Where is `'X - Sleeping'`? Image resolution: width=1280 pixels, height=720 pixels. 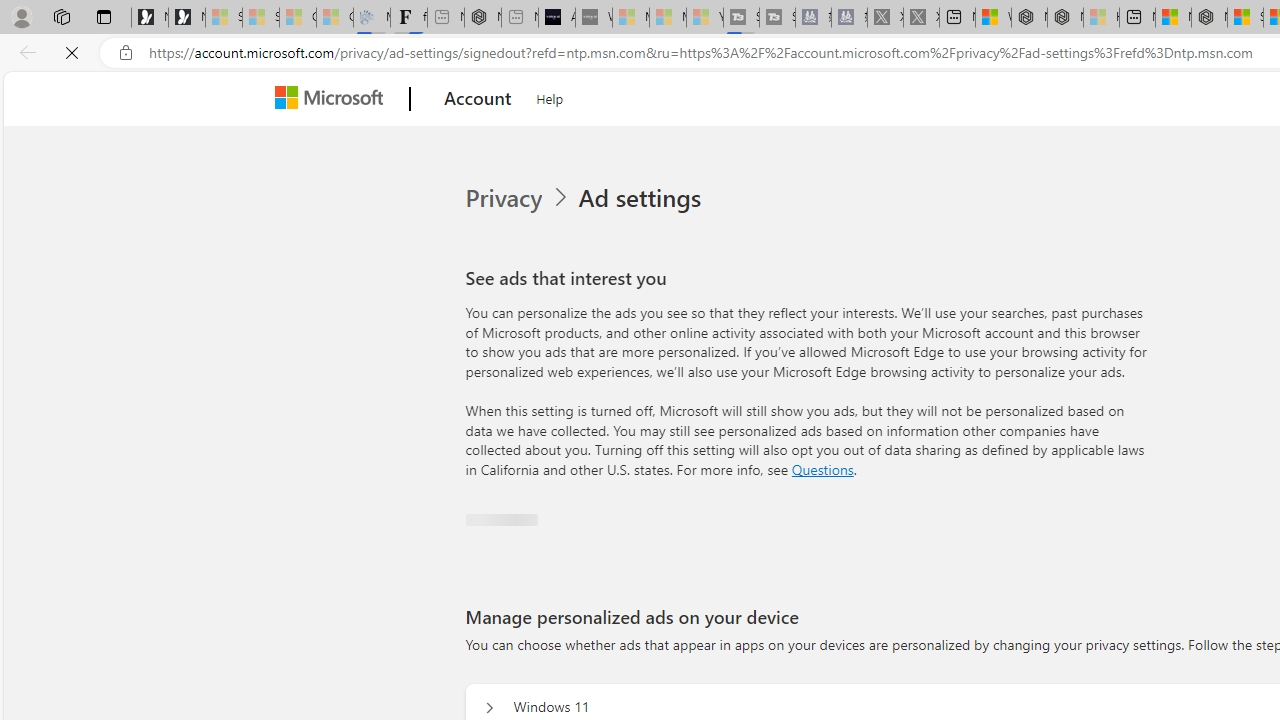 'X - Sleeping' is located at coordinates (920, 17).